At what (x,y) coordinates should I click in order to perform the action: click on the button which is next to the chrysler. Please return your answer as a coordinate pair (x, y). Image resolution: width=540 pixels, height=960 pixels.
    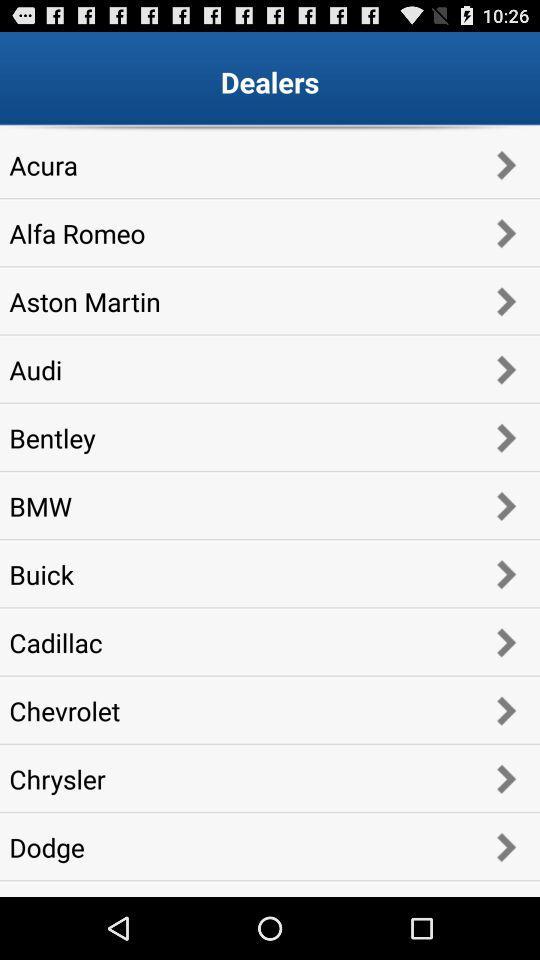
    Looking at the image, I should click on (504, 778).